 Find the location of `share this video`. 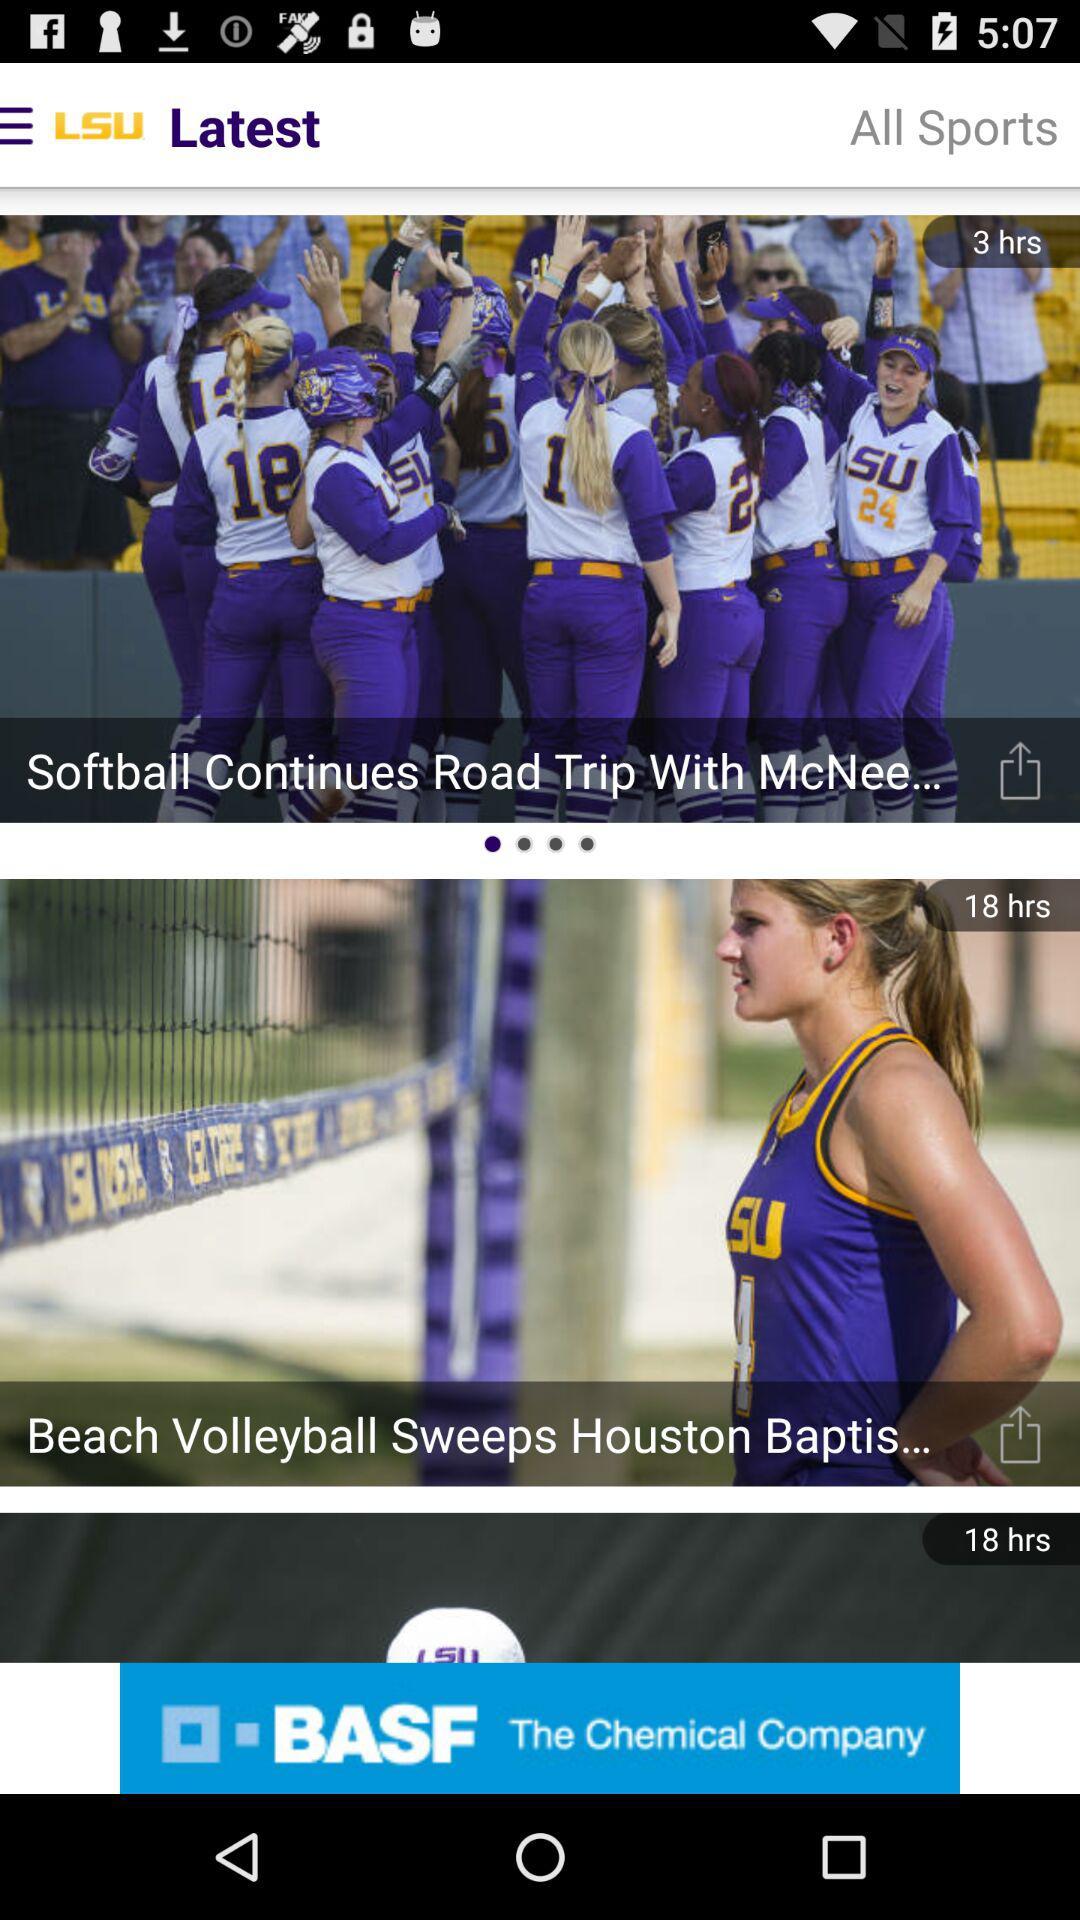

share this video is located at coordinates (1020, 1433).